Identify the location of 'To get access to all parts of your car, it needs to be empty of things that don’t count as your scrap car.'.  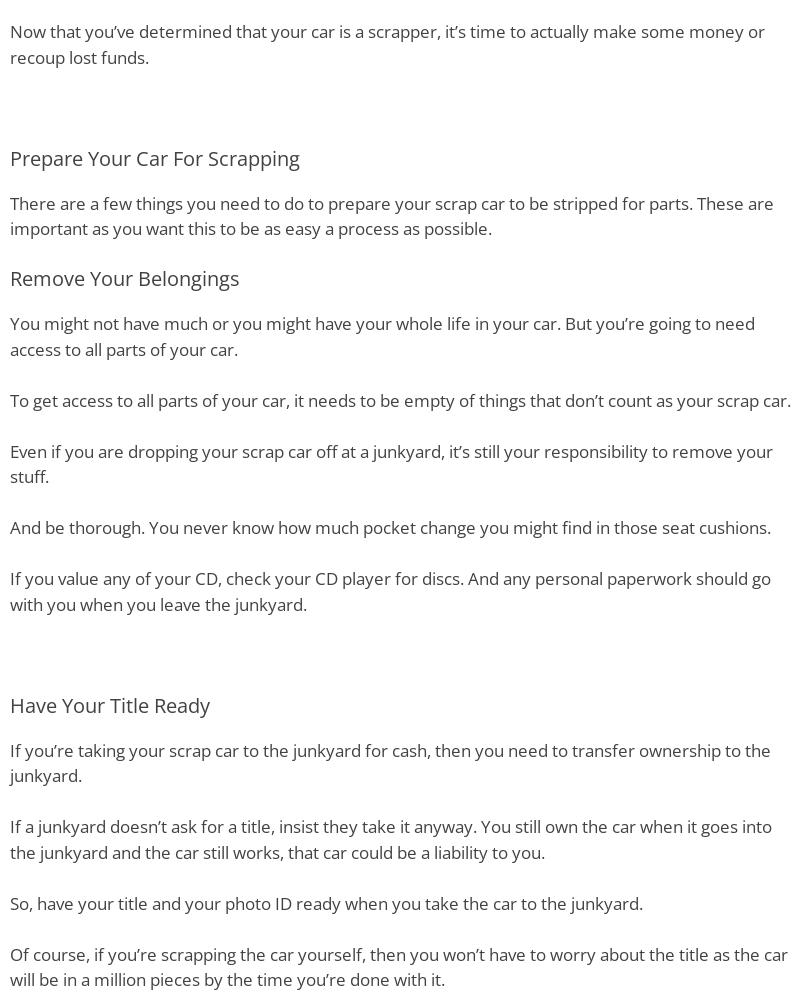
(400, 398).